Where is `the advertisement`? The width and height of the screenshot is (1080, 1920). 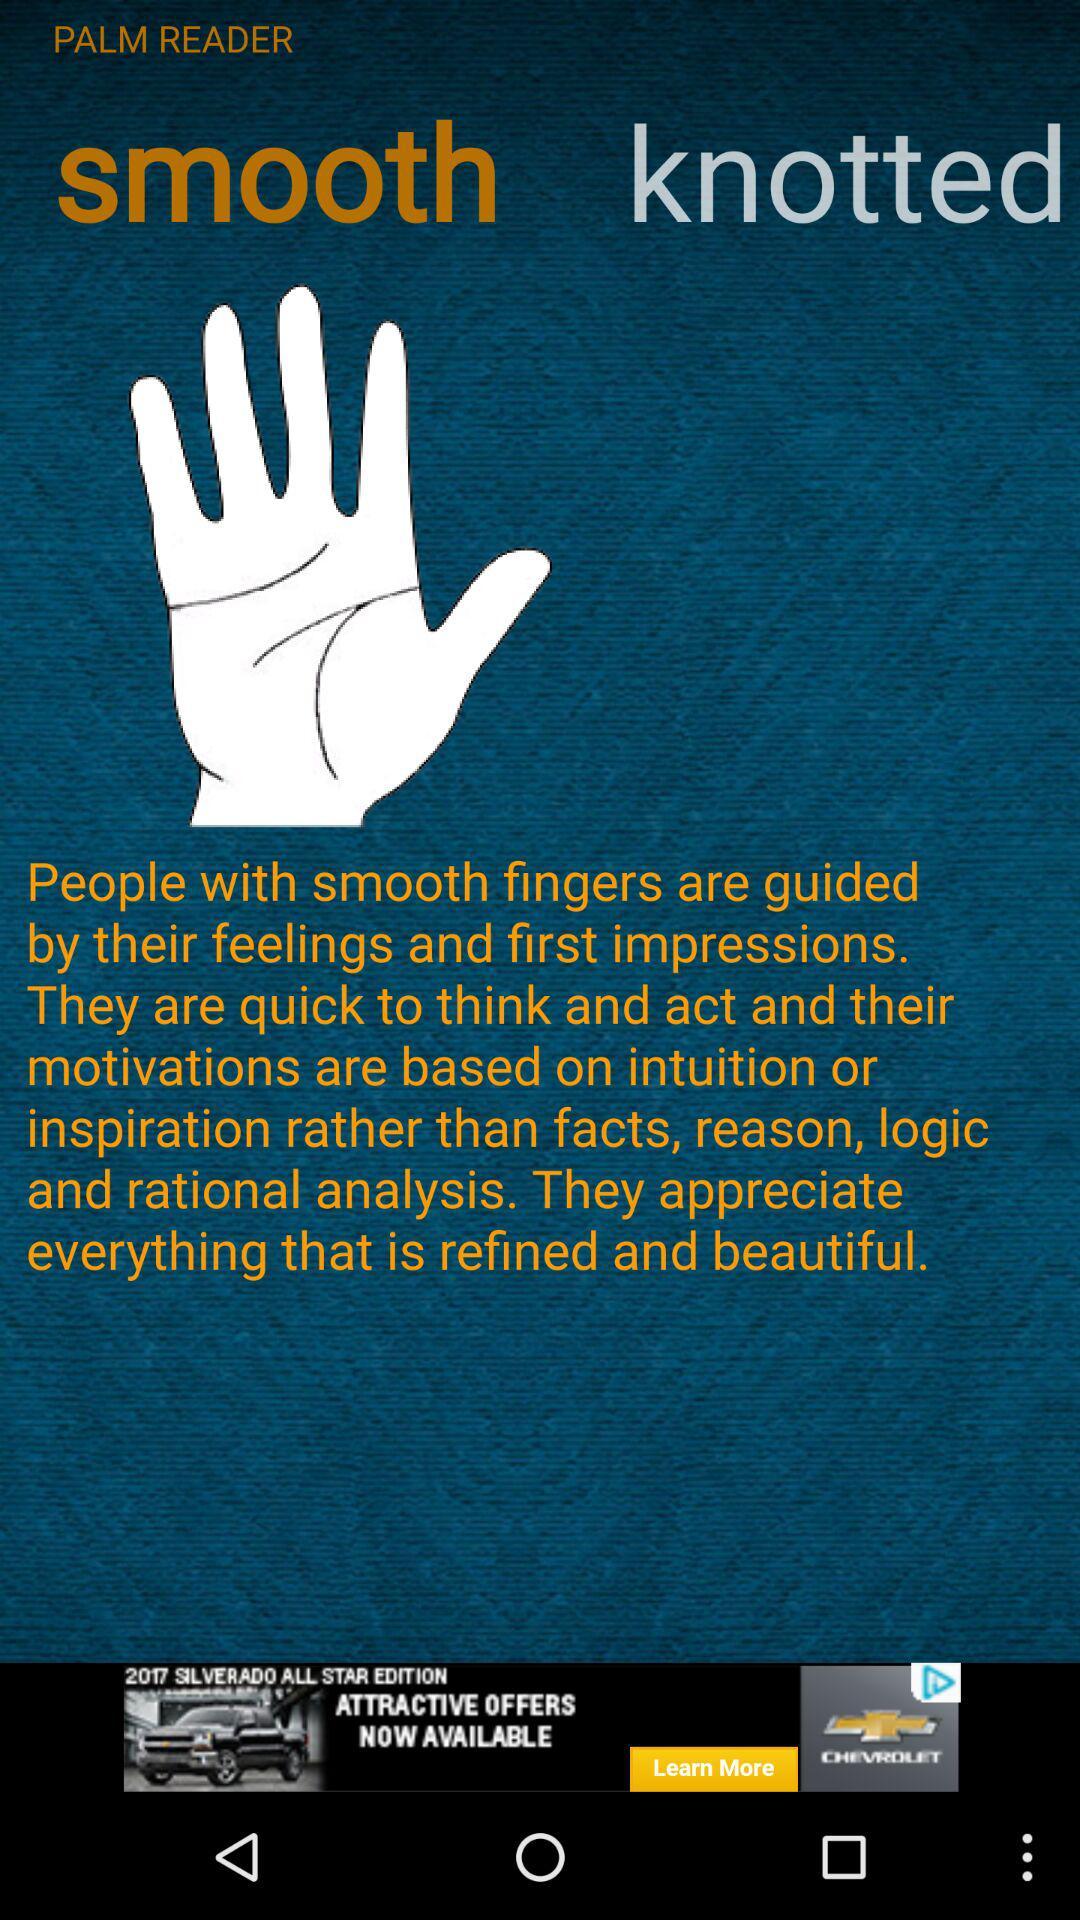 the advertisement is located at coordinates (540, 1727).